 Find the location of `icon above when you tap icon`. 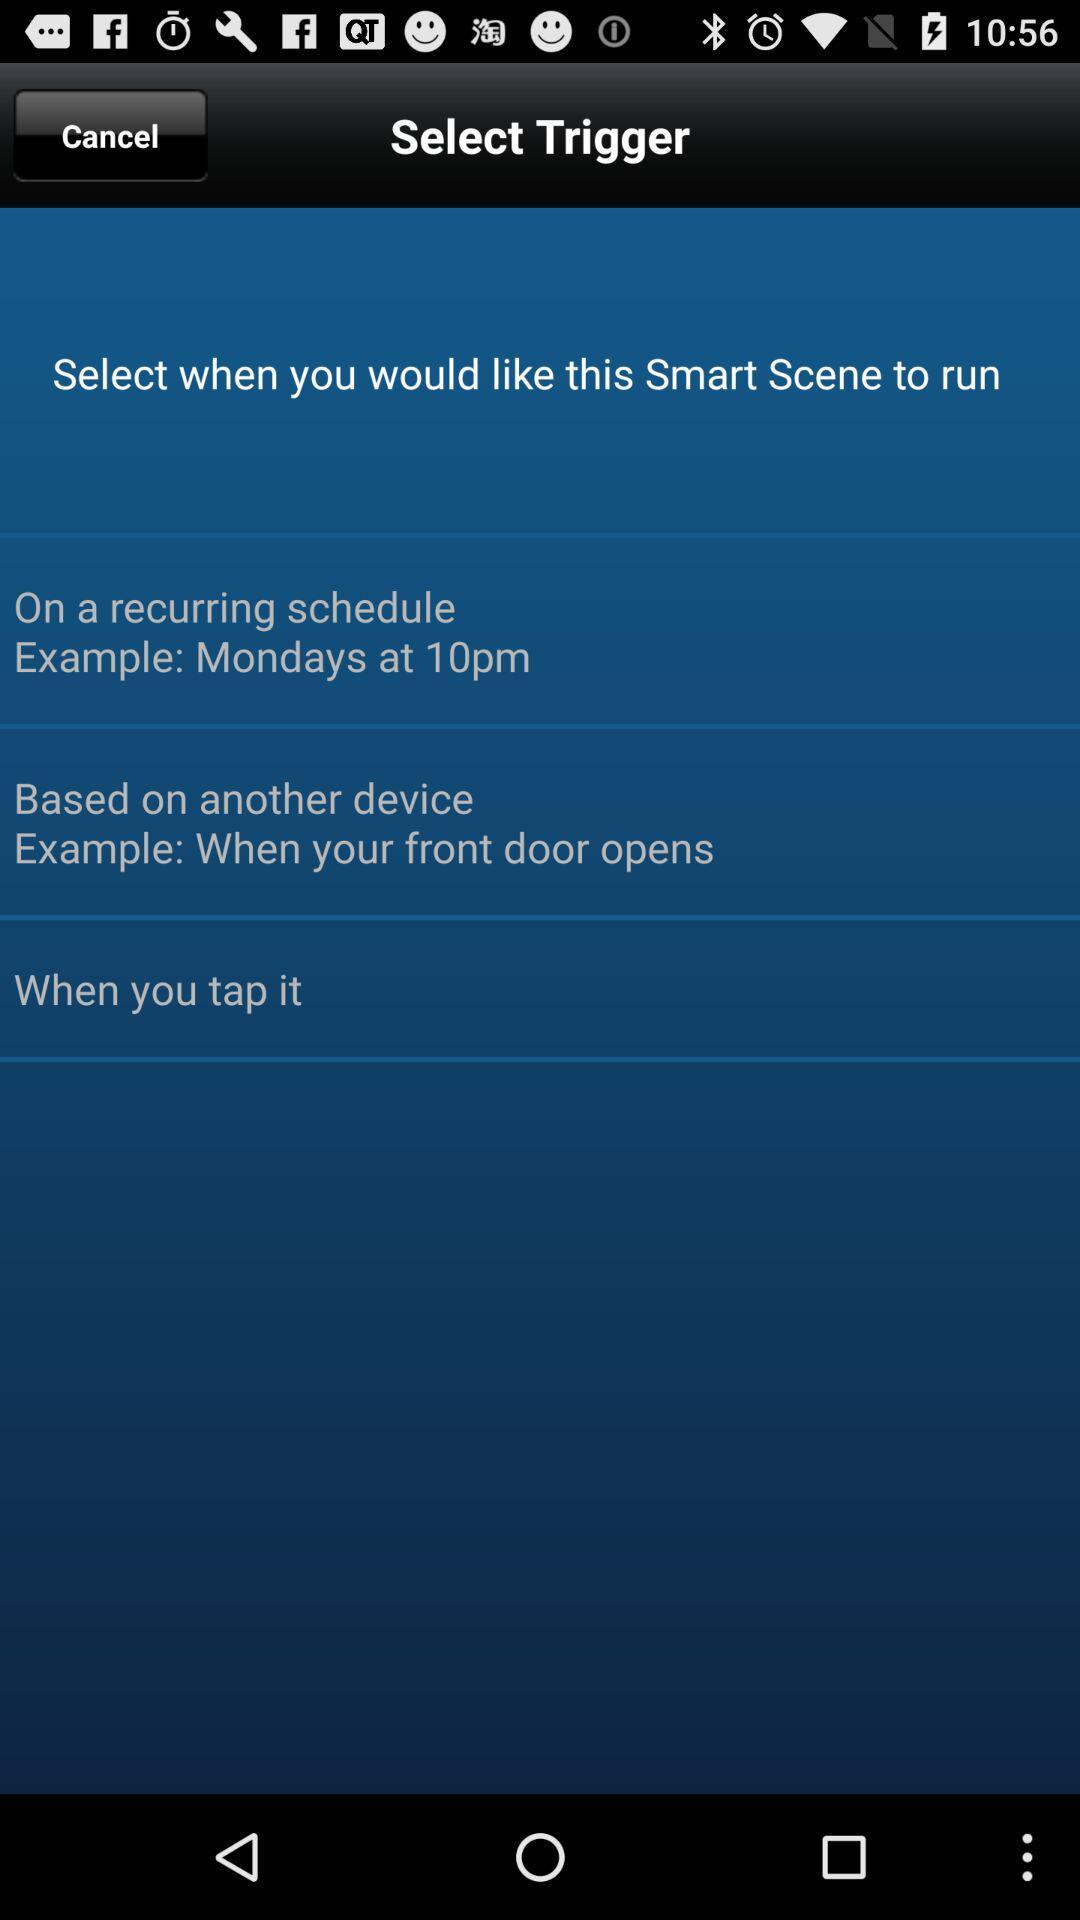

icon above when you tap icon is located at coordinates (540, 821).